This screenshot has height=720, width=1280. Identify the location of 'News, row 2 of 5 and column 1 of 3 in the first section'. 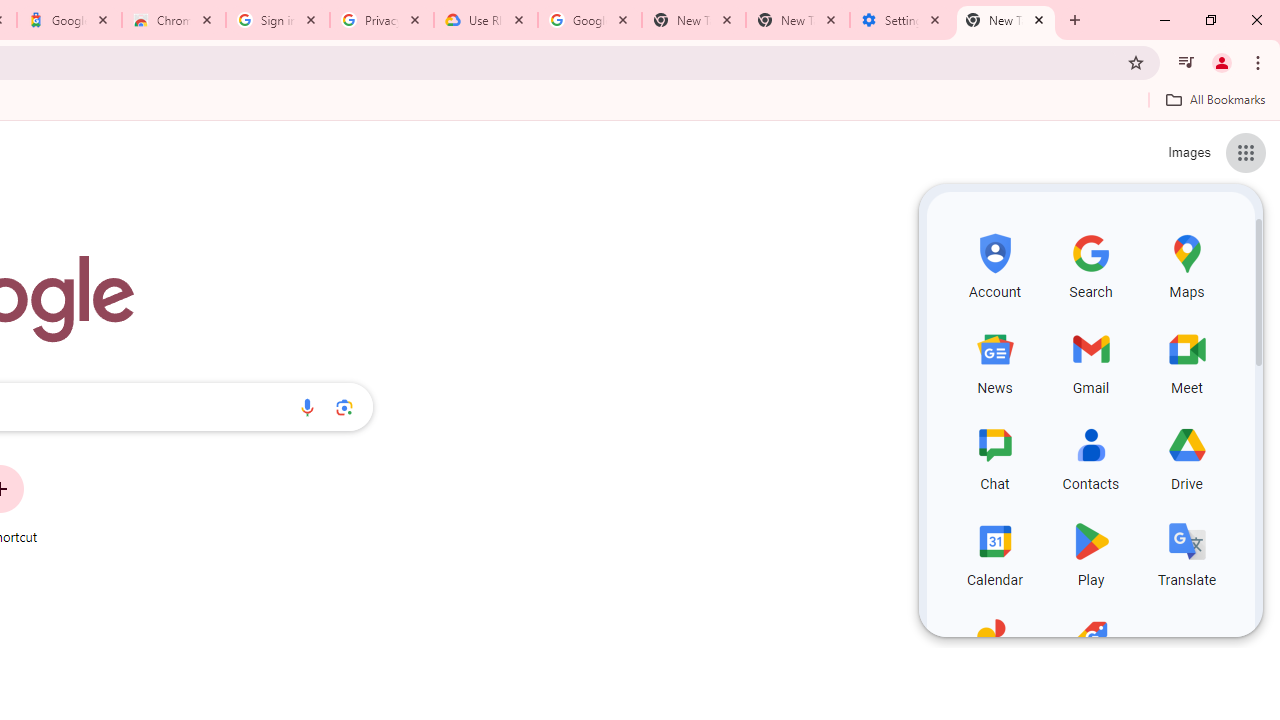
(995, 360).